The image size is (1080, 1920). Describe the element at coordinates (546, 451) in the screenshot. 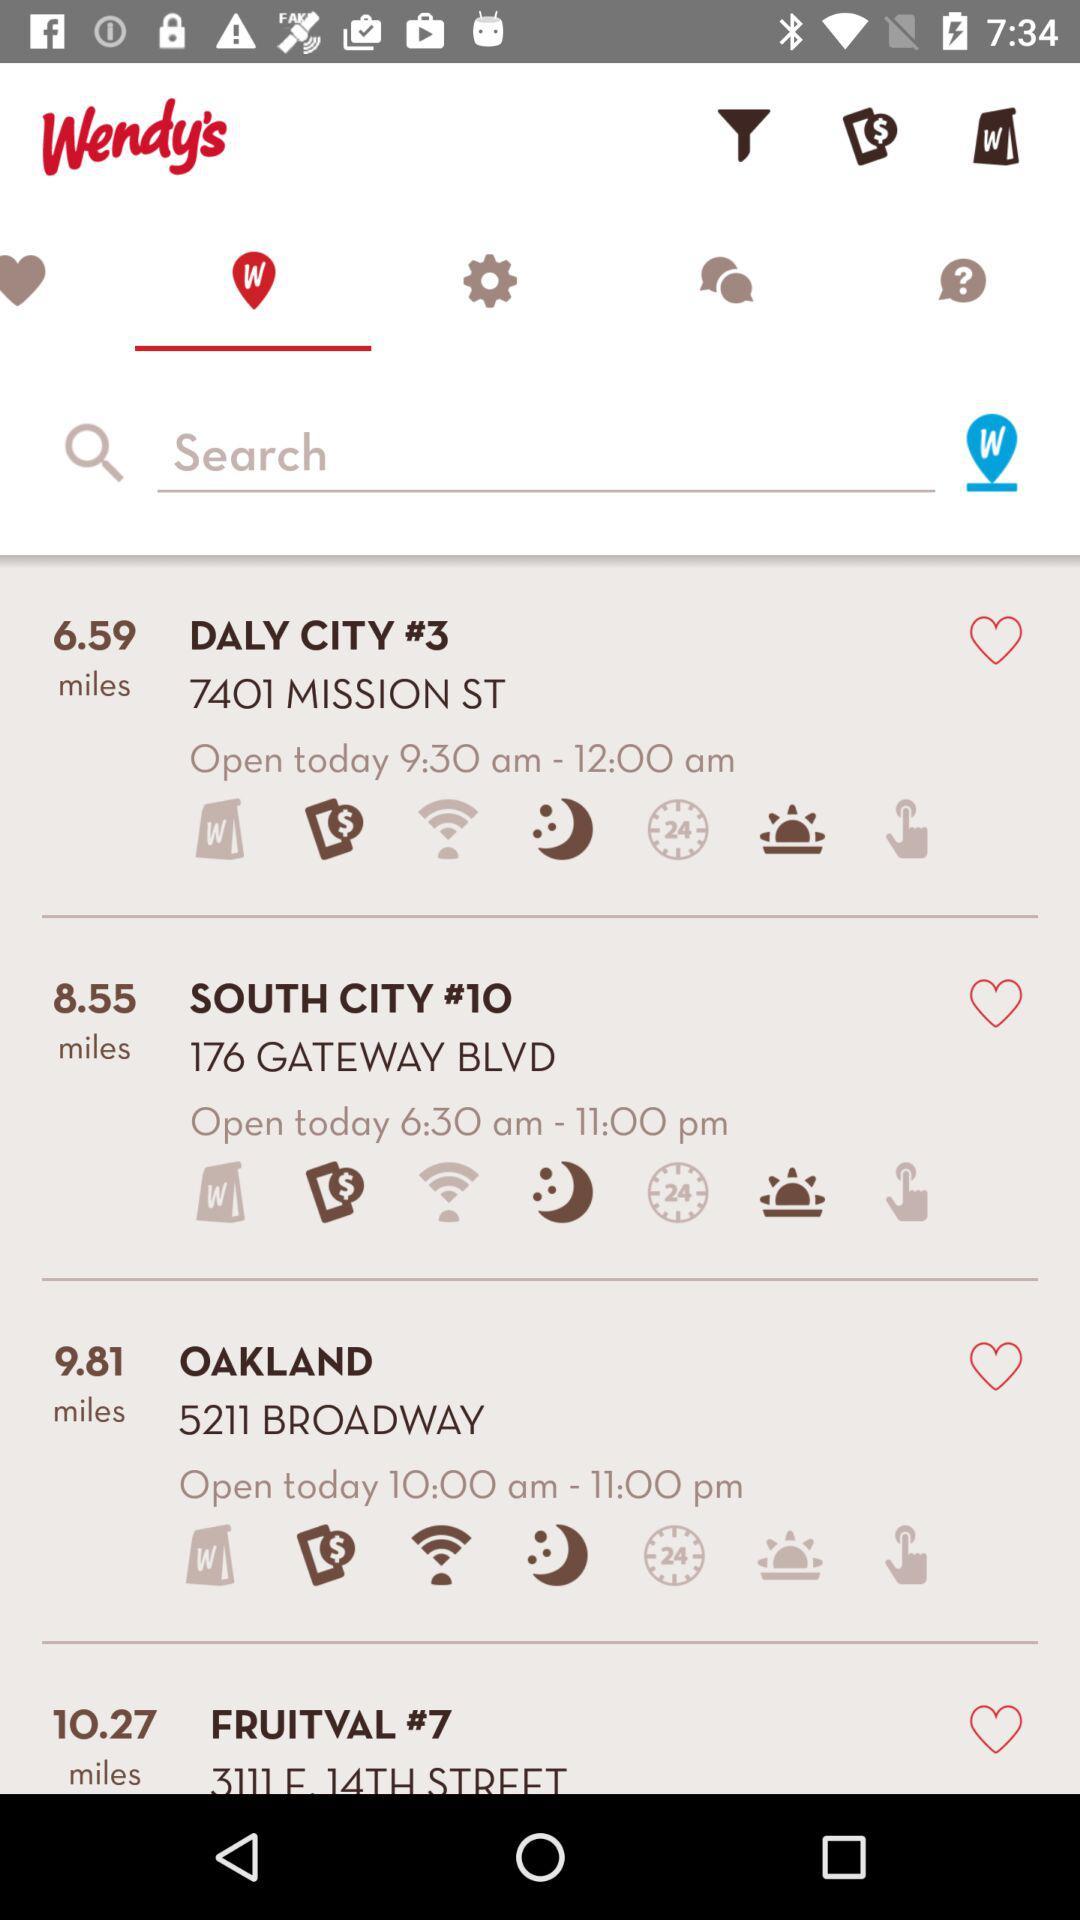

I see `input a search string` at that location.